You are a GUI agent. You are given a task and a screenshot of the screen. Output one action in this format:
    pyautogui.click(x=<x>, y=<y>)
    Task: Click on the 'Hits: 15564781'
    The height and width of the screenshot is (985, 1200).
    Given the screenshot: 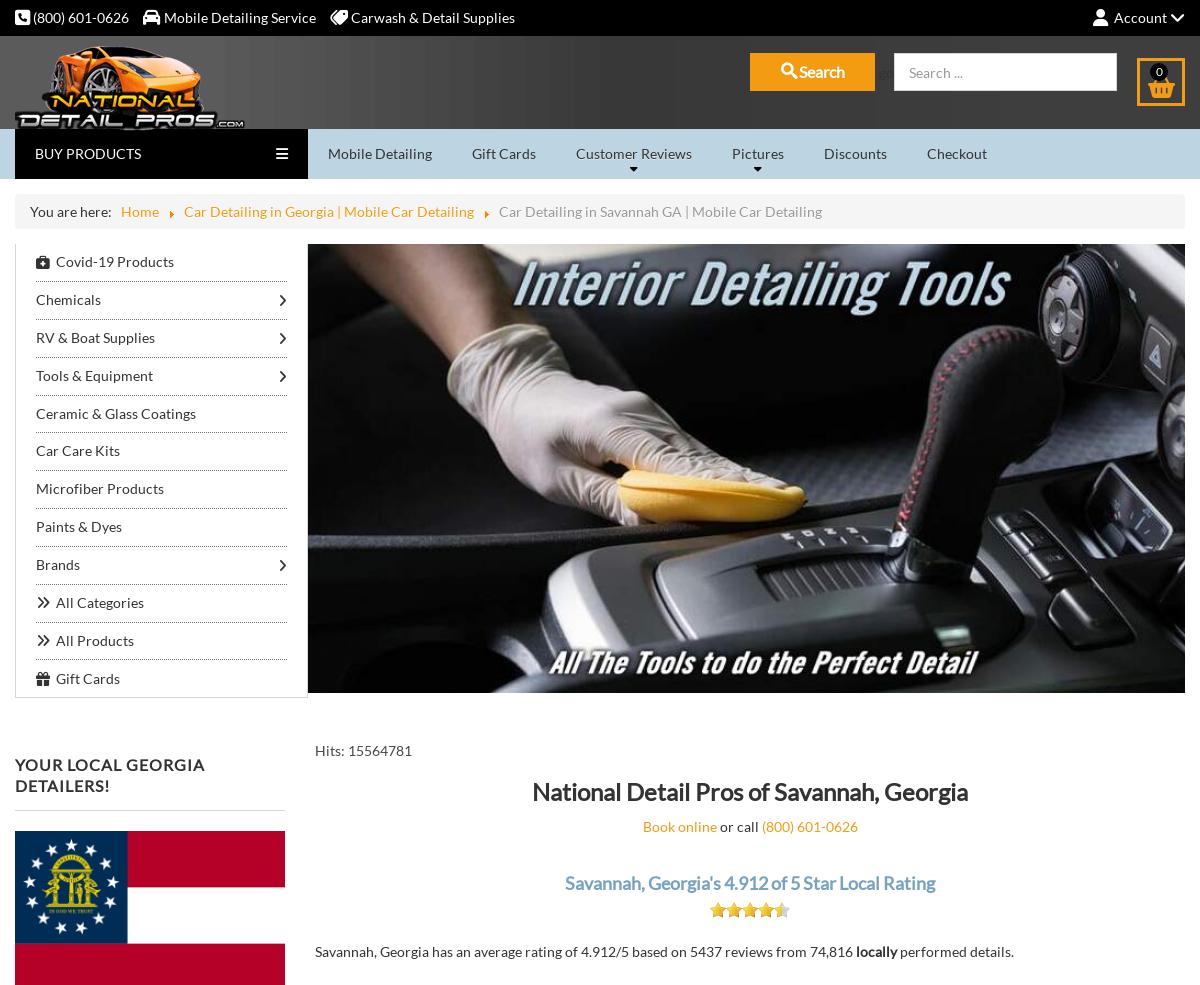 What is the action you would take?
    pyautogui.click(x=363, y=750)
    